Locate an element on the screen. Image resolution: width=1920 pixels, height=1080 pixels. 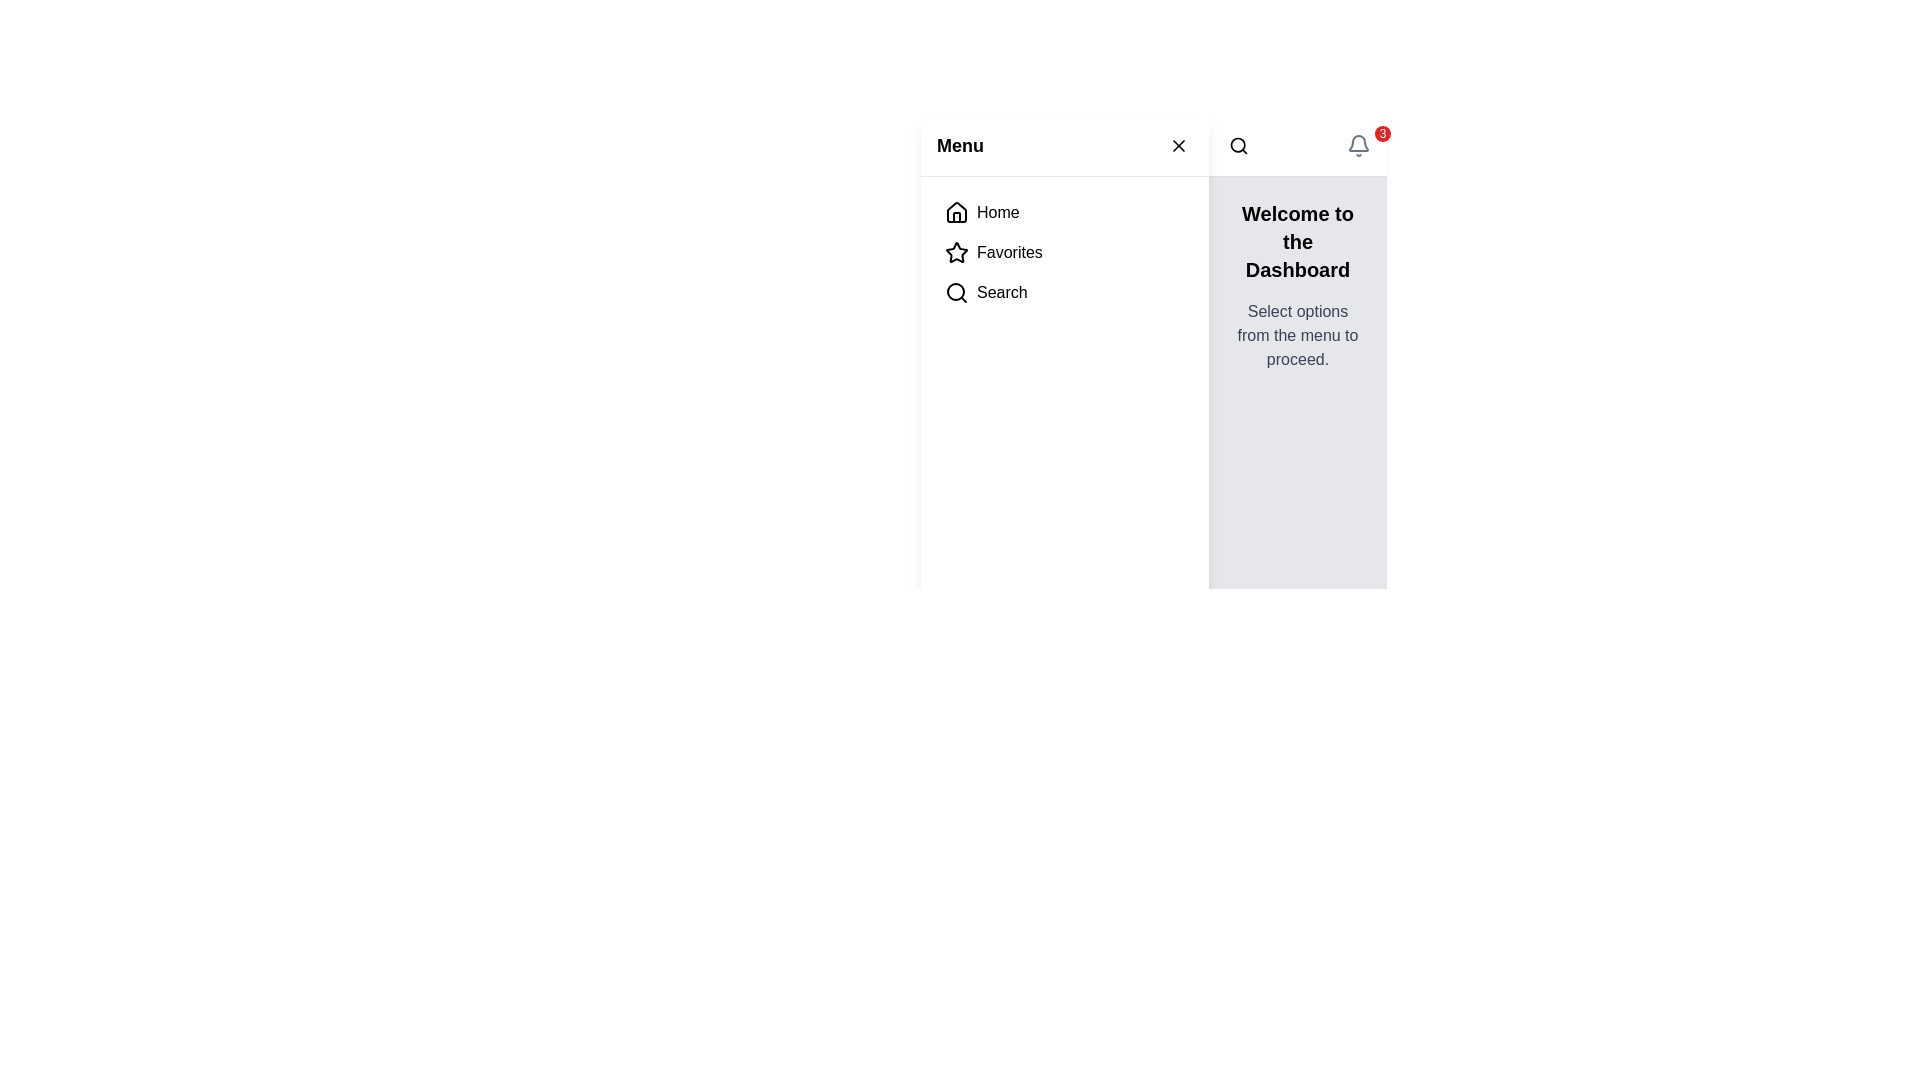
the 'Menu' static text label located at the top-left section of the user interface, which is styled in bold and larger font size is located at coordinates (960, 145).